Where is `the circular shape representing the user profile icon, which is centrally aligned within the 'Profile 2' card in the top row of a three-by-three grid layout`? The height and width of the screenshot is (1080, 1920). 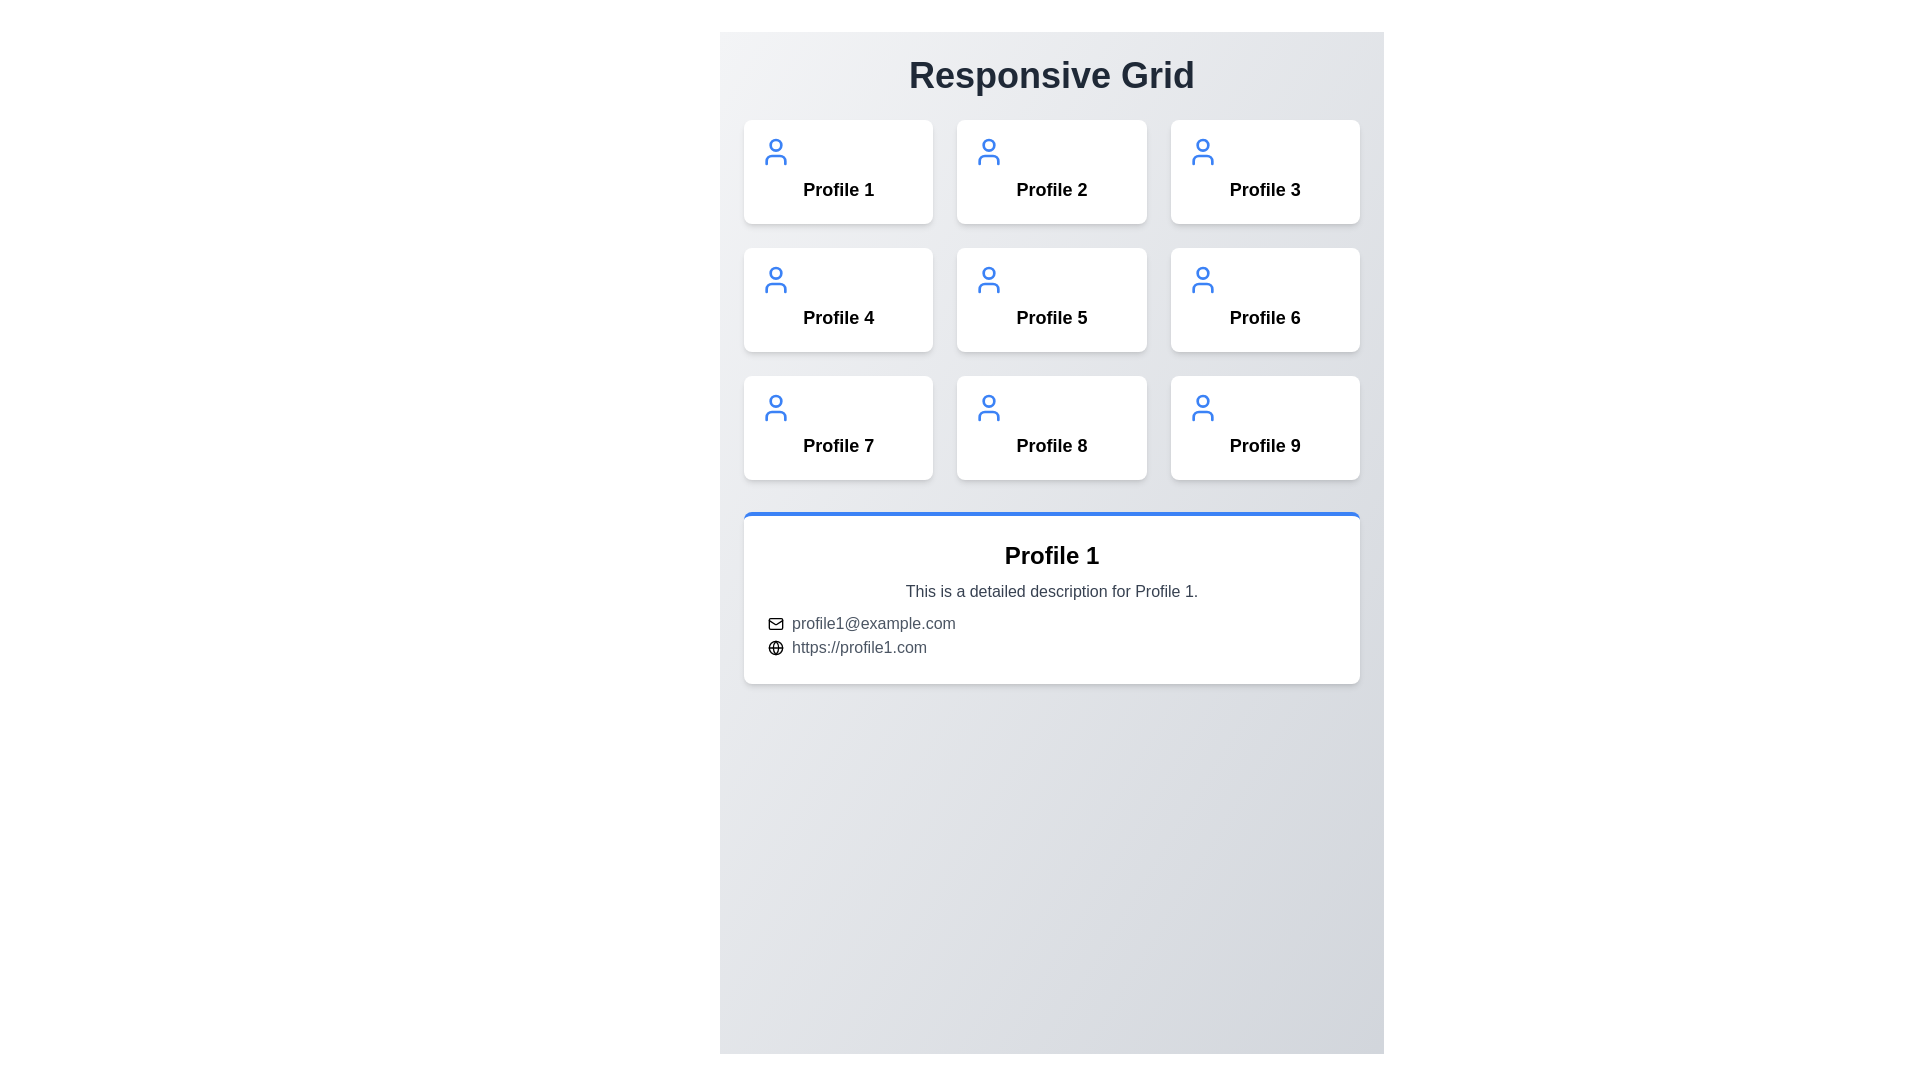
the circular shape representing the user profile icon, which is centrally aligned within the 'Profile 2' card in the top row of a three-by-three grid layout is located at coordinates (989, 144).